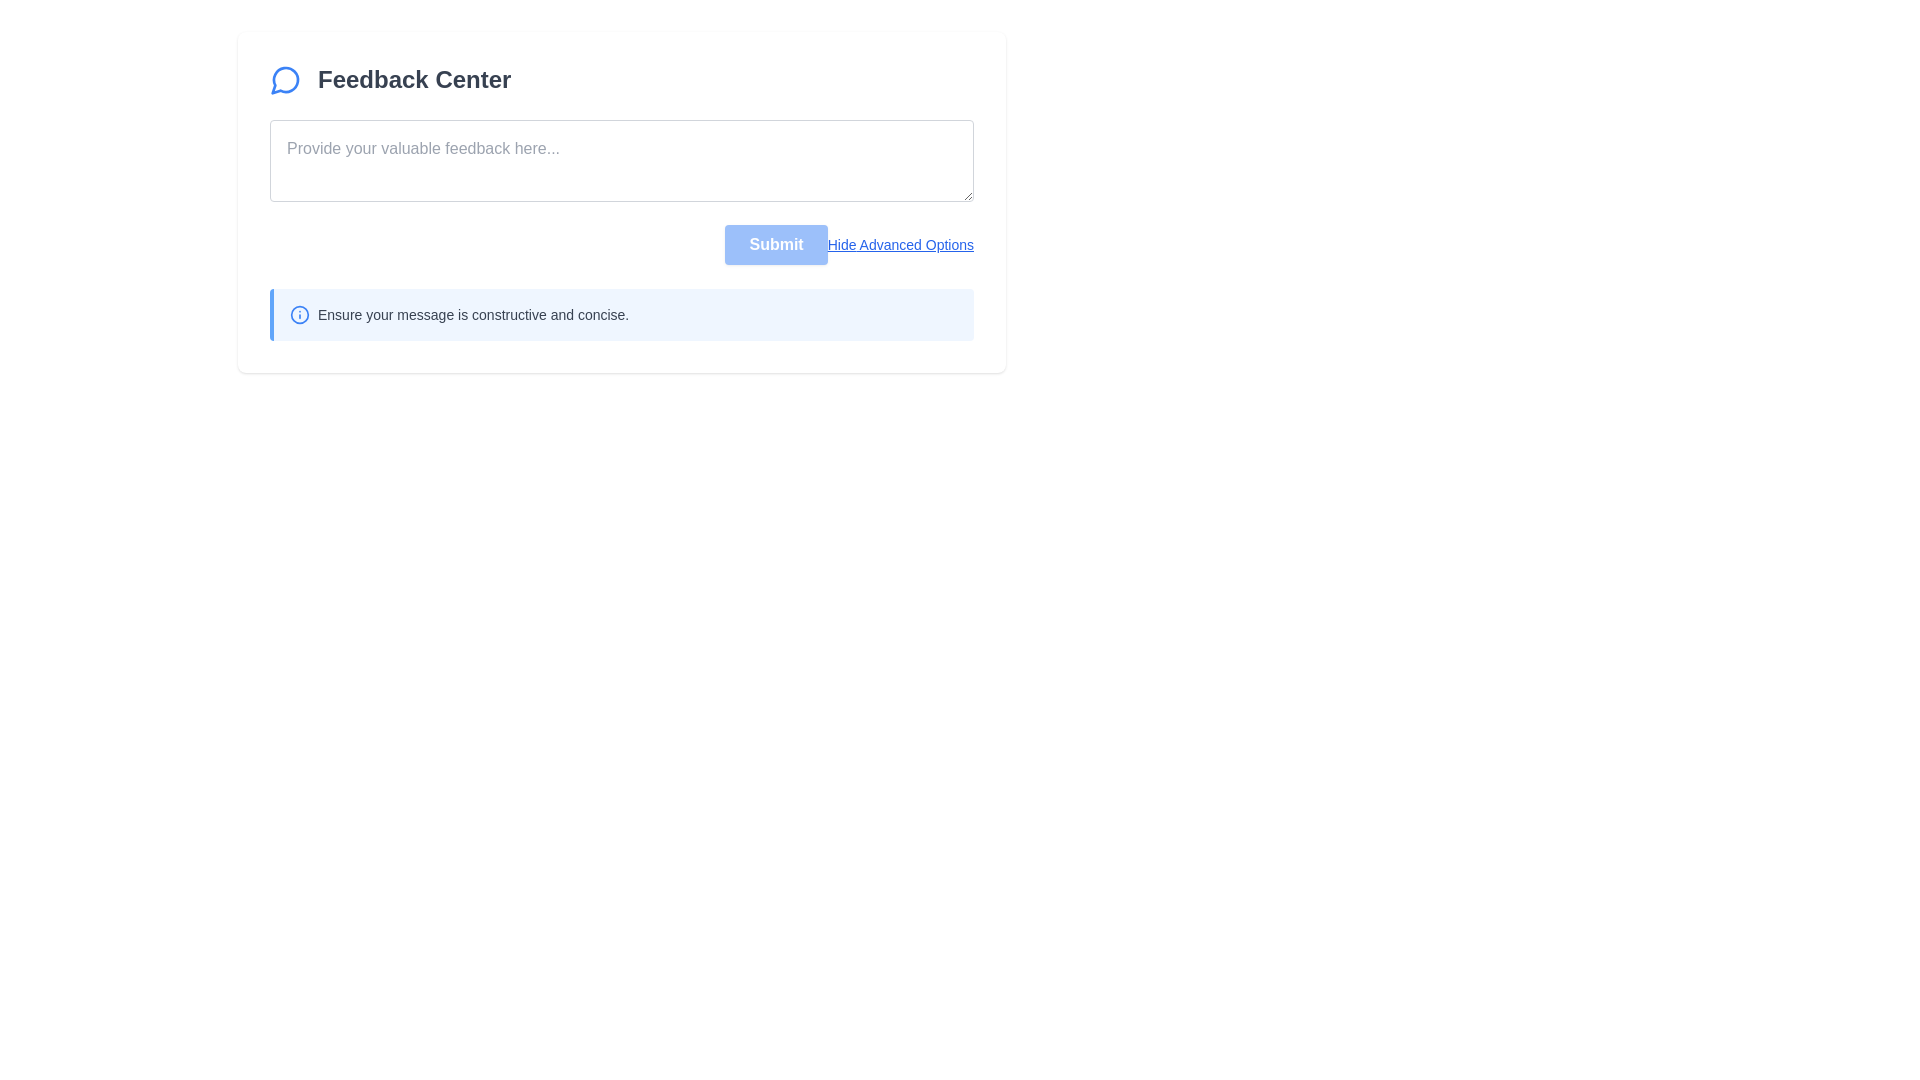 Image resolution: width=1920 pixels, height=1080 pixels. I want to click on the circular outline icon with a blue stroke, located near the text 'Ensure your message is constructive and concise.', so click(298, 315).